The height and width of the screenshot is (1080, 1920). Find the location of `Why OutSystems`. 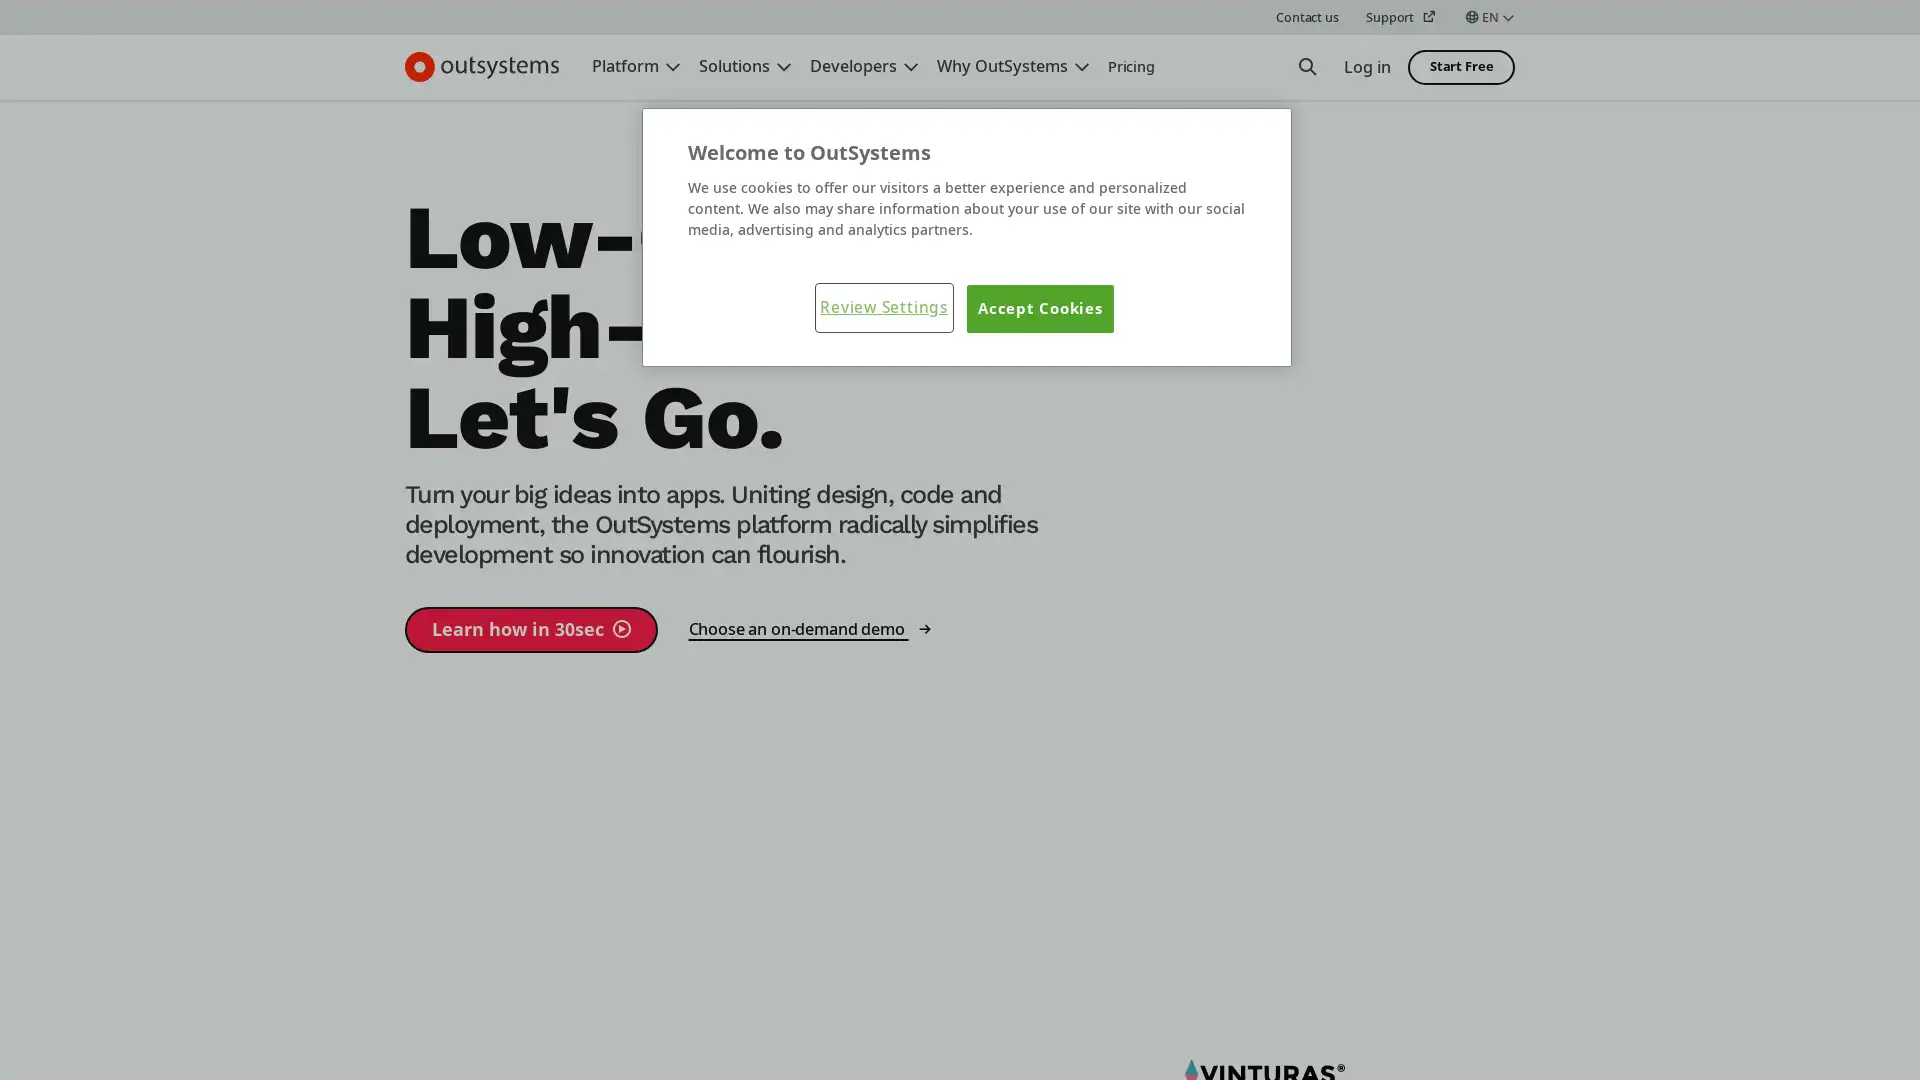

Why OutSystems is located at coordinates (1013, 65).